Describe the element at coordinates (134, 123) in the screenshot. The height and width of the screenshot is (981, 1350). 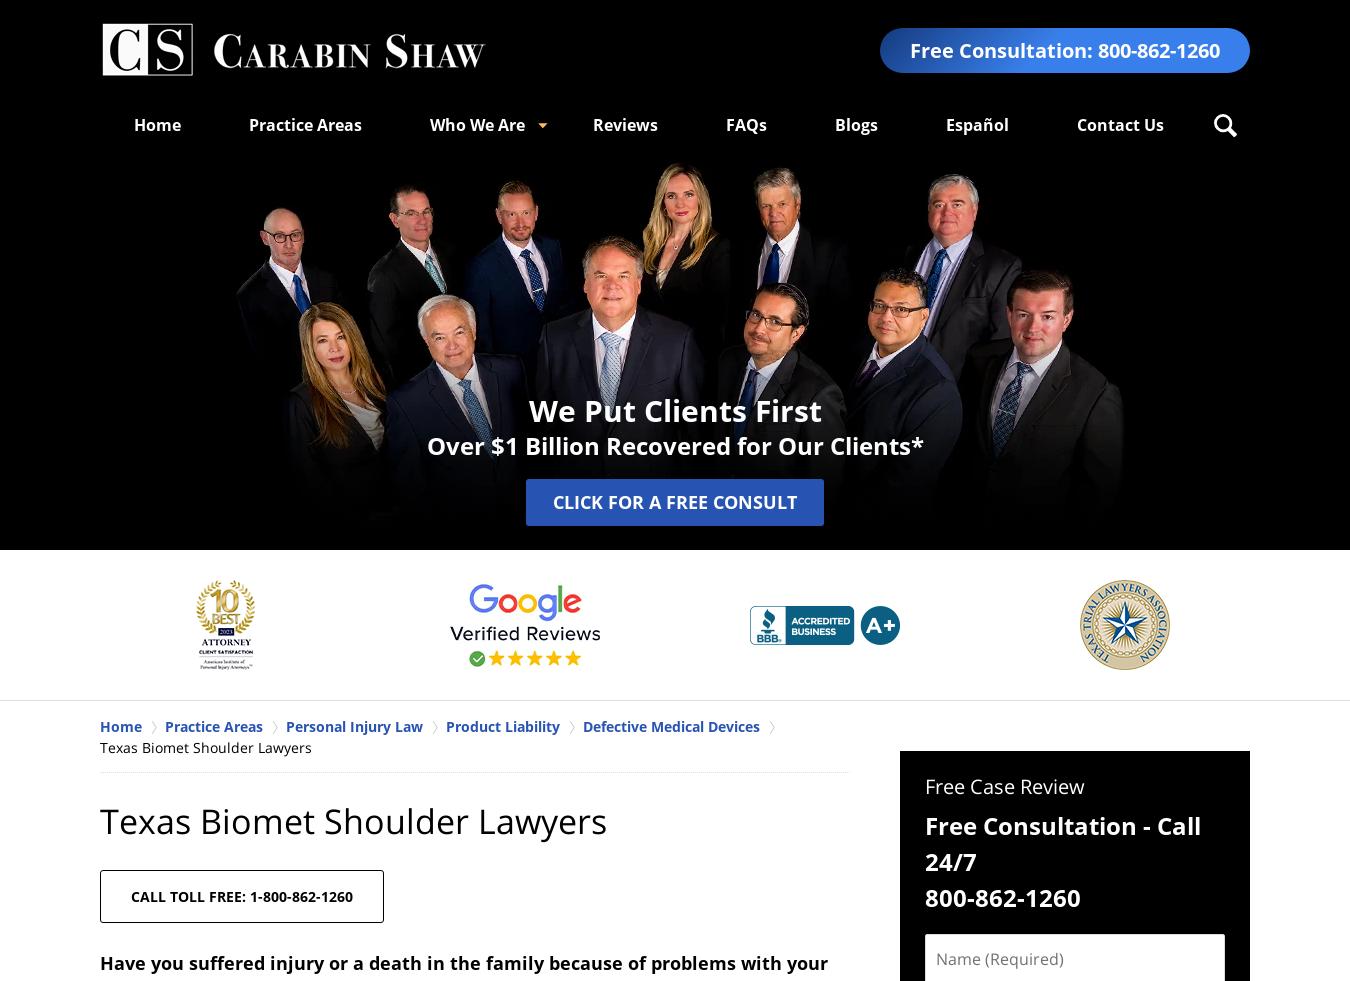
I see `'Home'` at that location.